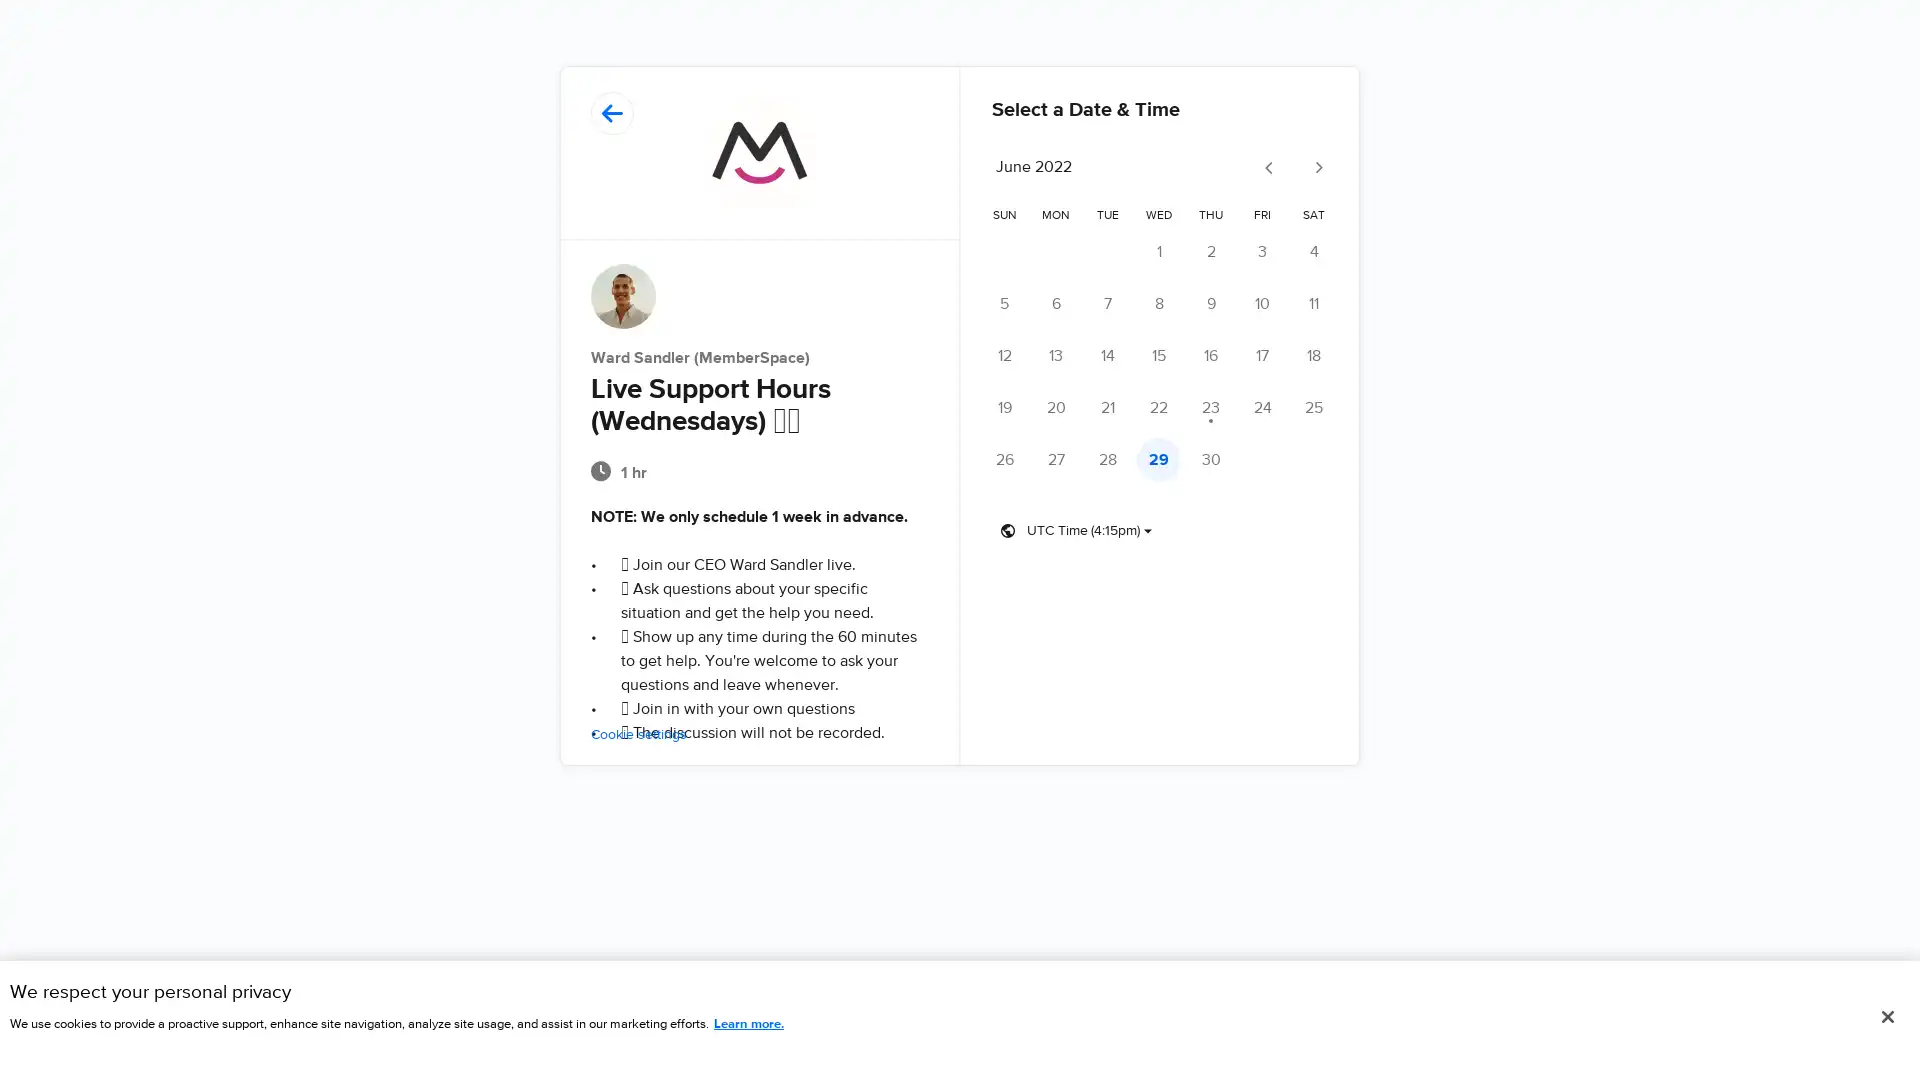  Describe the element at coordinates (1209, 354) in the screenshot. I see `Thursday, June 16 - No times available` at that location.